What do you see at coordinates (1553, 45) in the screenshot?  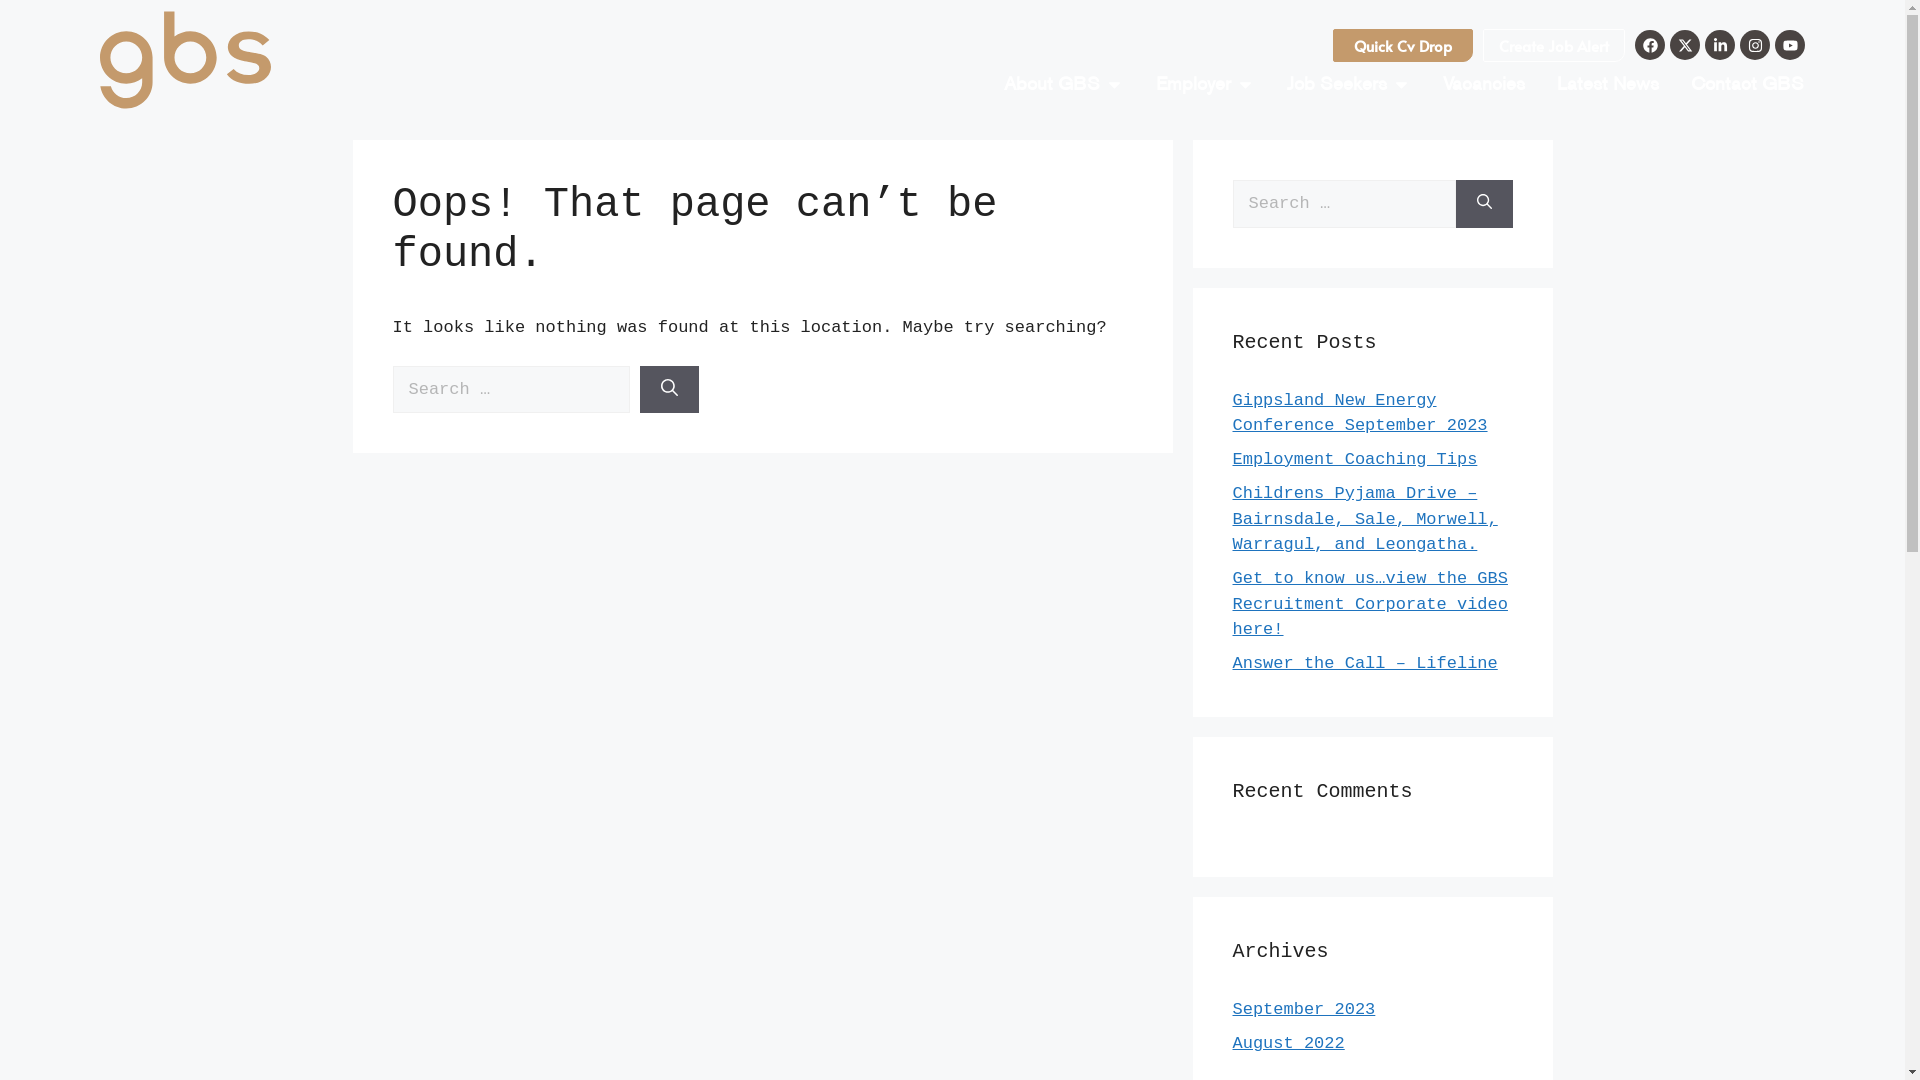 I see `'Create Job Alert'` at bounding box center [1553, 45].